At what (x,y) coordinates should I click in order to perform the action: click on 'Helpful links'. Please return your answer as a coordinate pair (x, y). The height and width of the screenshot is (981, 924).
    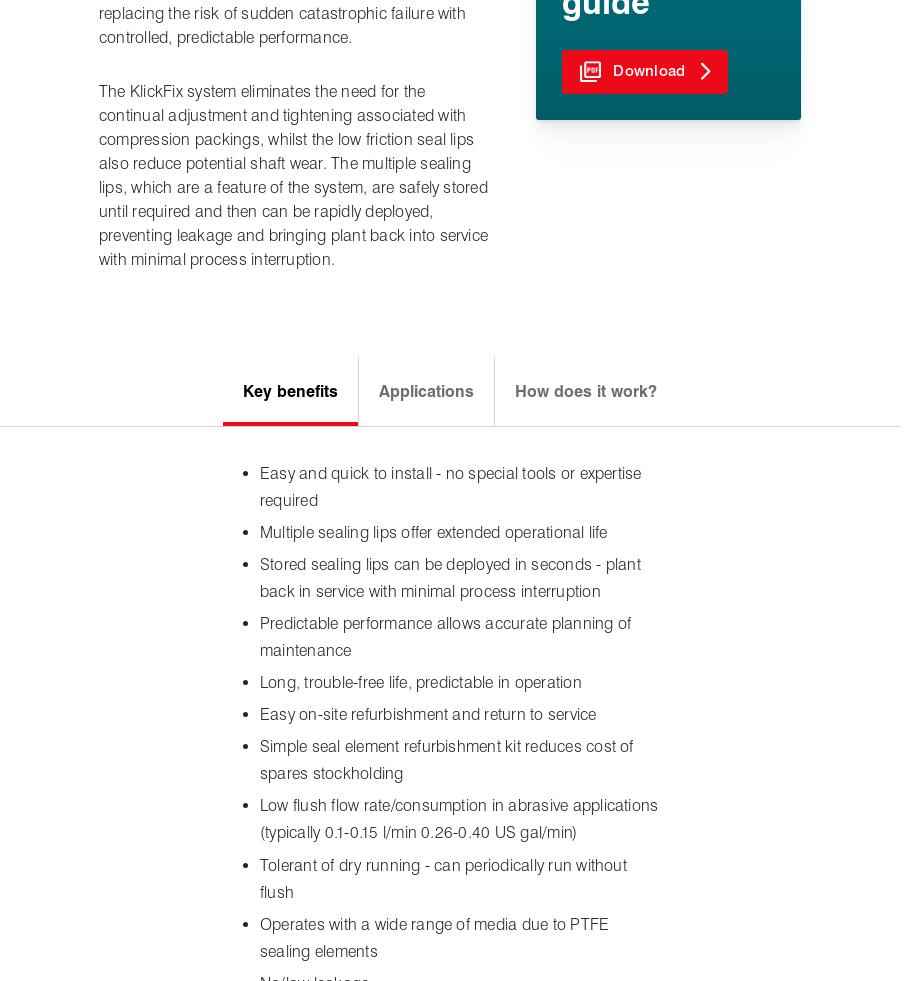
    Looking at the image, I should click on (347, 721).